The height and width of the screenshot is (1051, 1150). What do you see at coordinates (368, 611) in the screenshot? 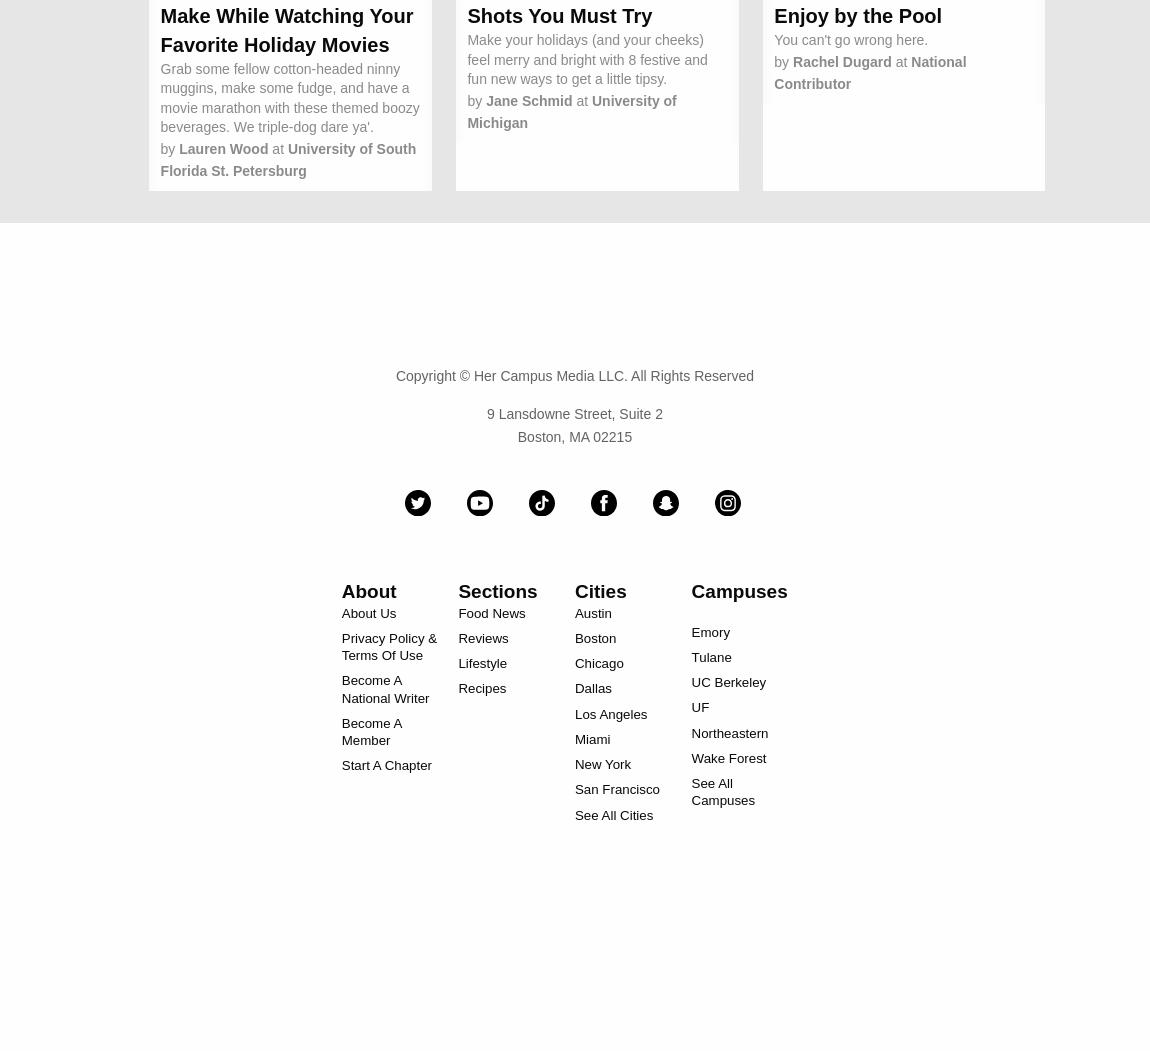
I see `'About Us'` at bounding box center [368, 611].